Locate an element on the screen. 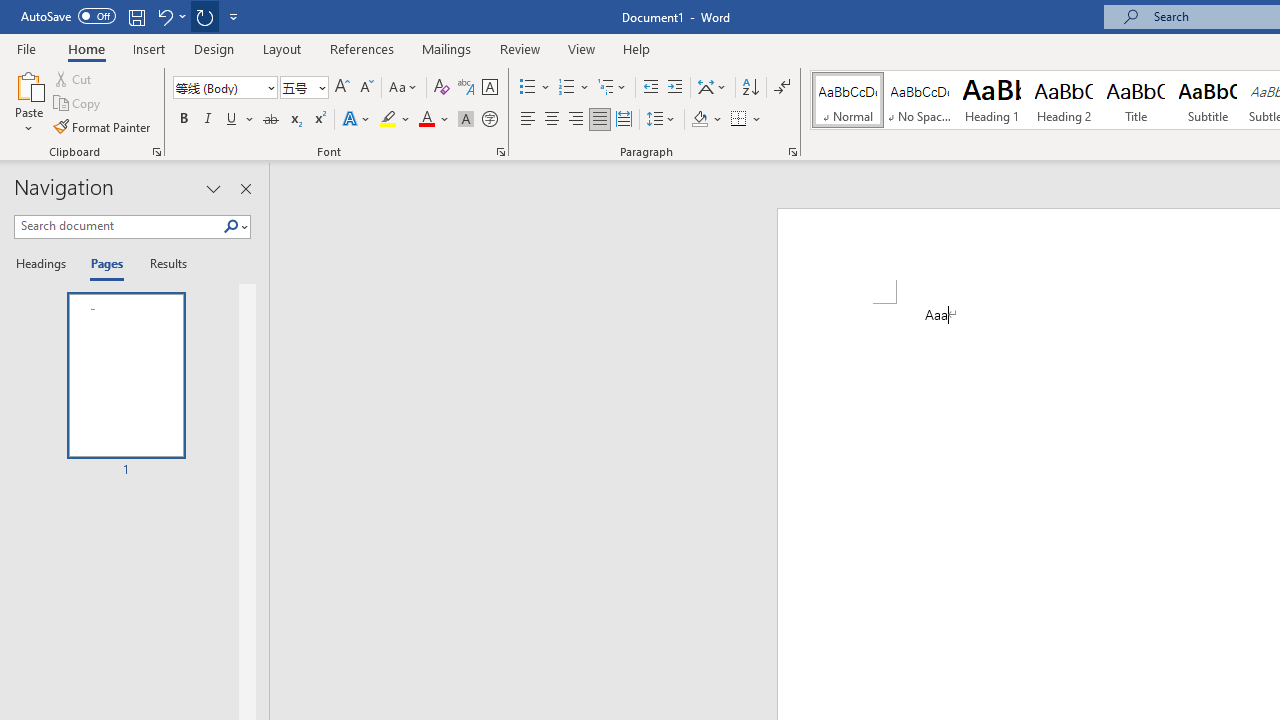 This screenshot has height=720, width=1280. 'Font' is located at coordinates (218, 86).